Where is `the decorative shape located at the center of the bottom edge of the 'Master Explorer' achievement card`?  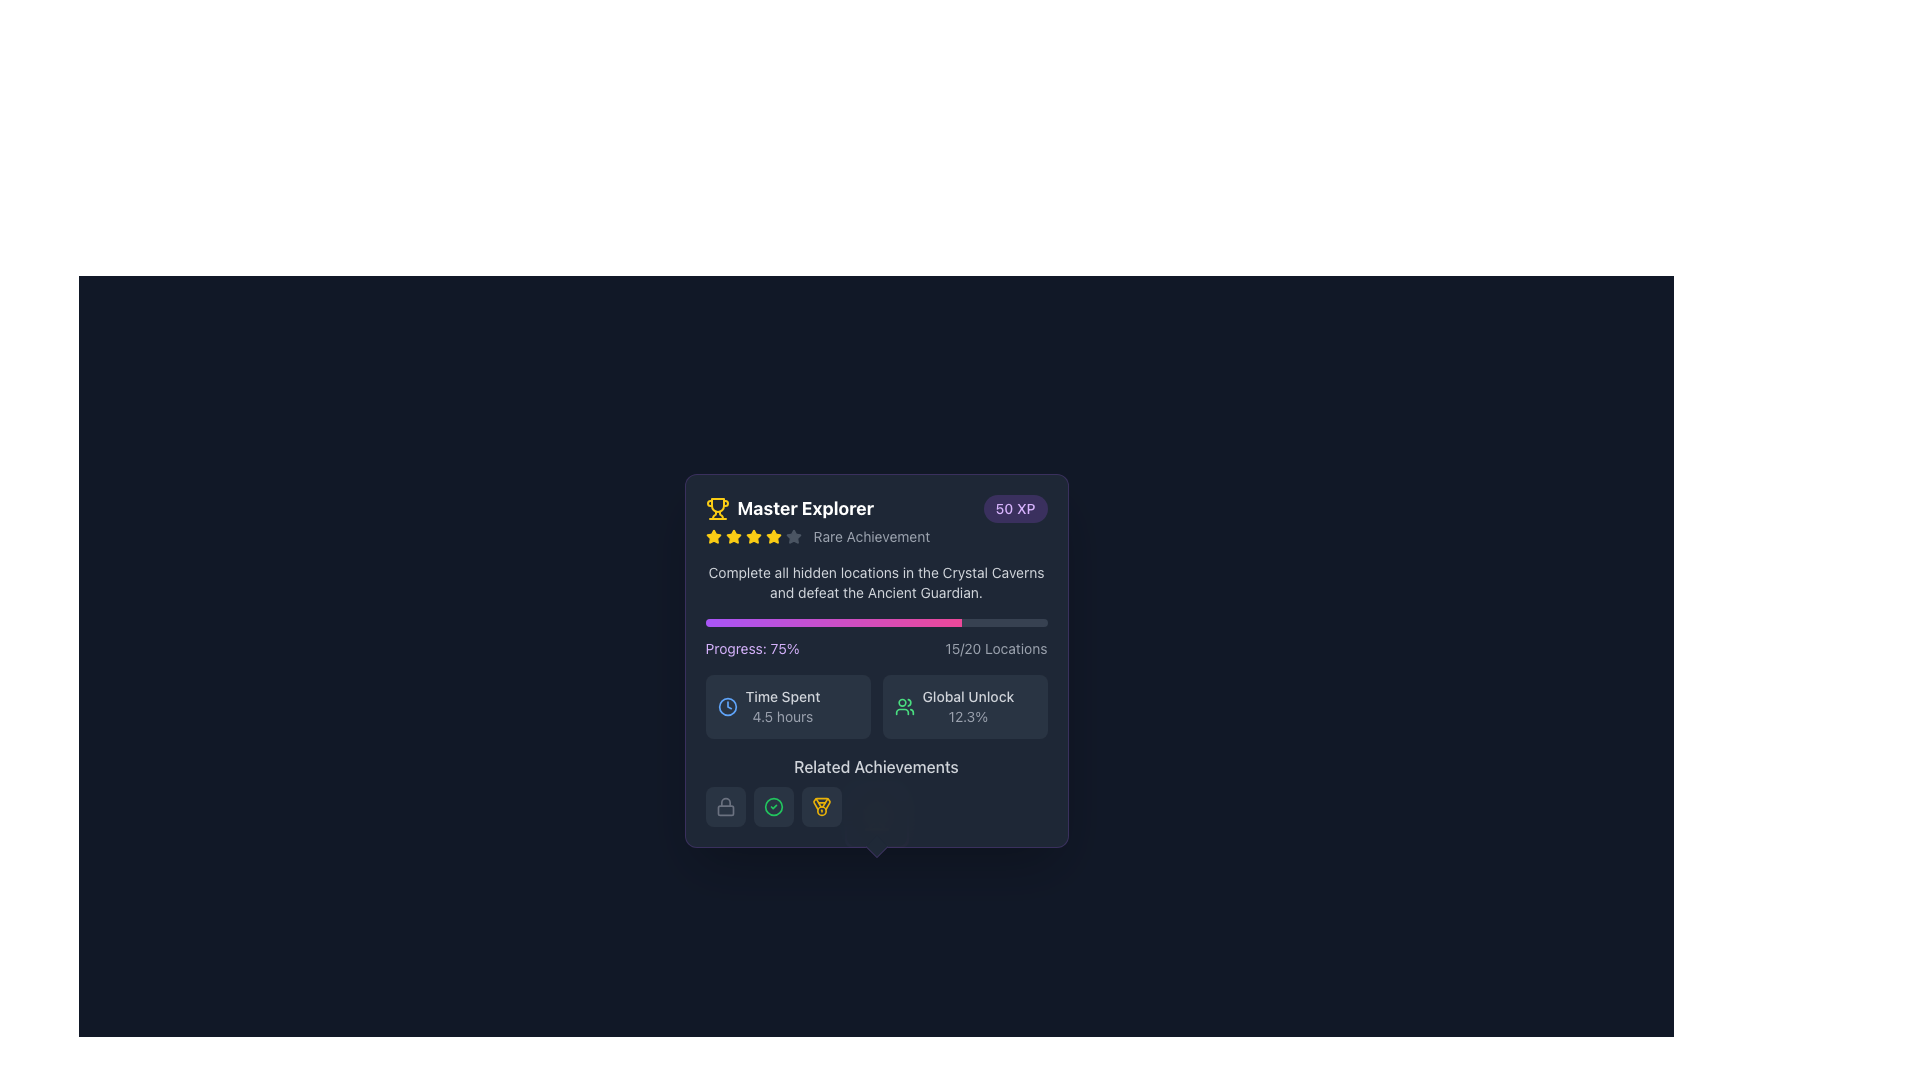 the decorative shape located at the center of the bottom edge of the 'Master Explorer' achievement card is located at coordinates (876, 847).